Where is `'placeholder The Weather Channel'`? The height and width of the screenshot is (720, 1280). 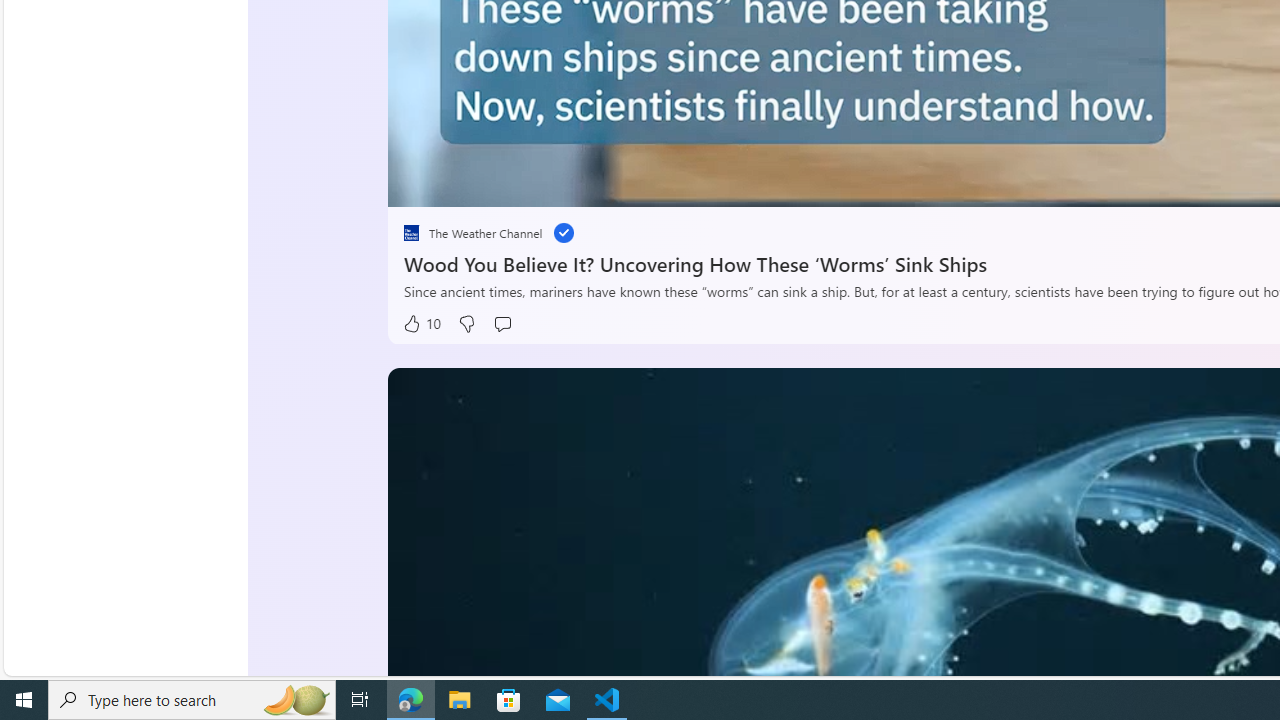 'placeholder The Weather Channel' is located at coordinates (472, 232).